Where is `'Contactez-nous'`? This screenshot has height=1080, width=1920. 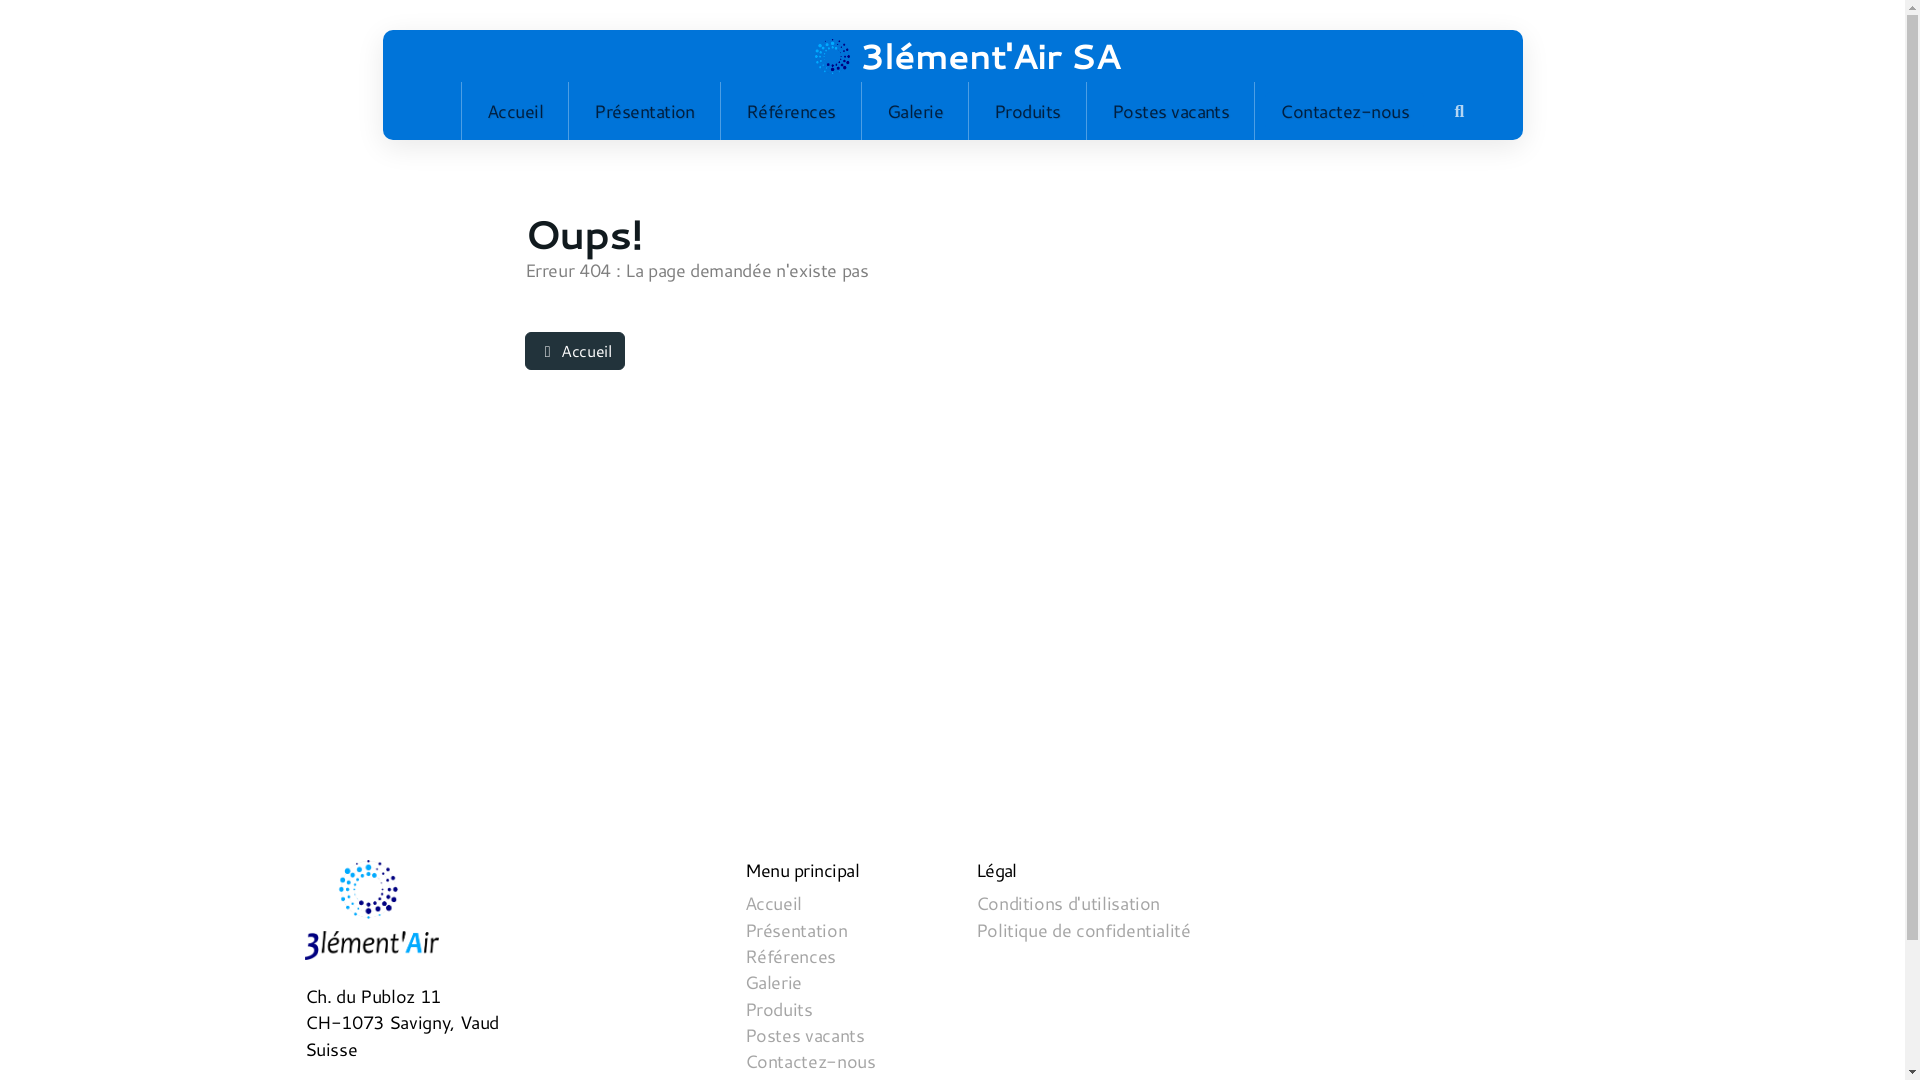 'Contactez-nous' is located at coordinates (1344, 111).